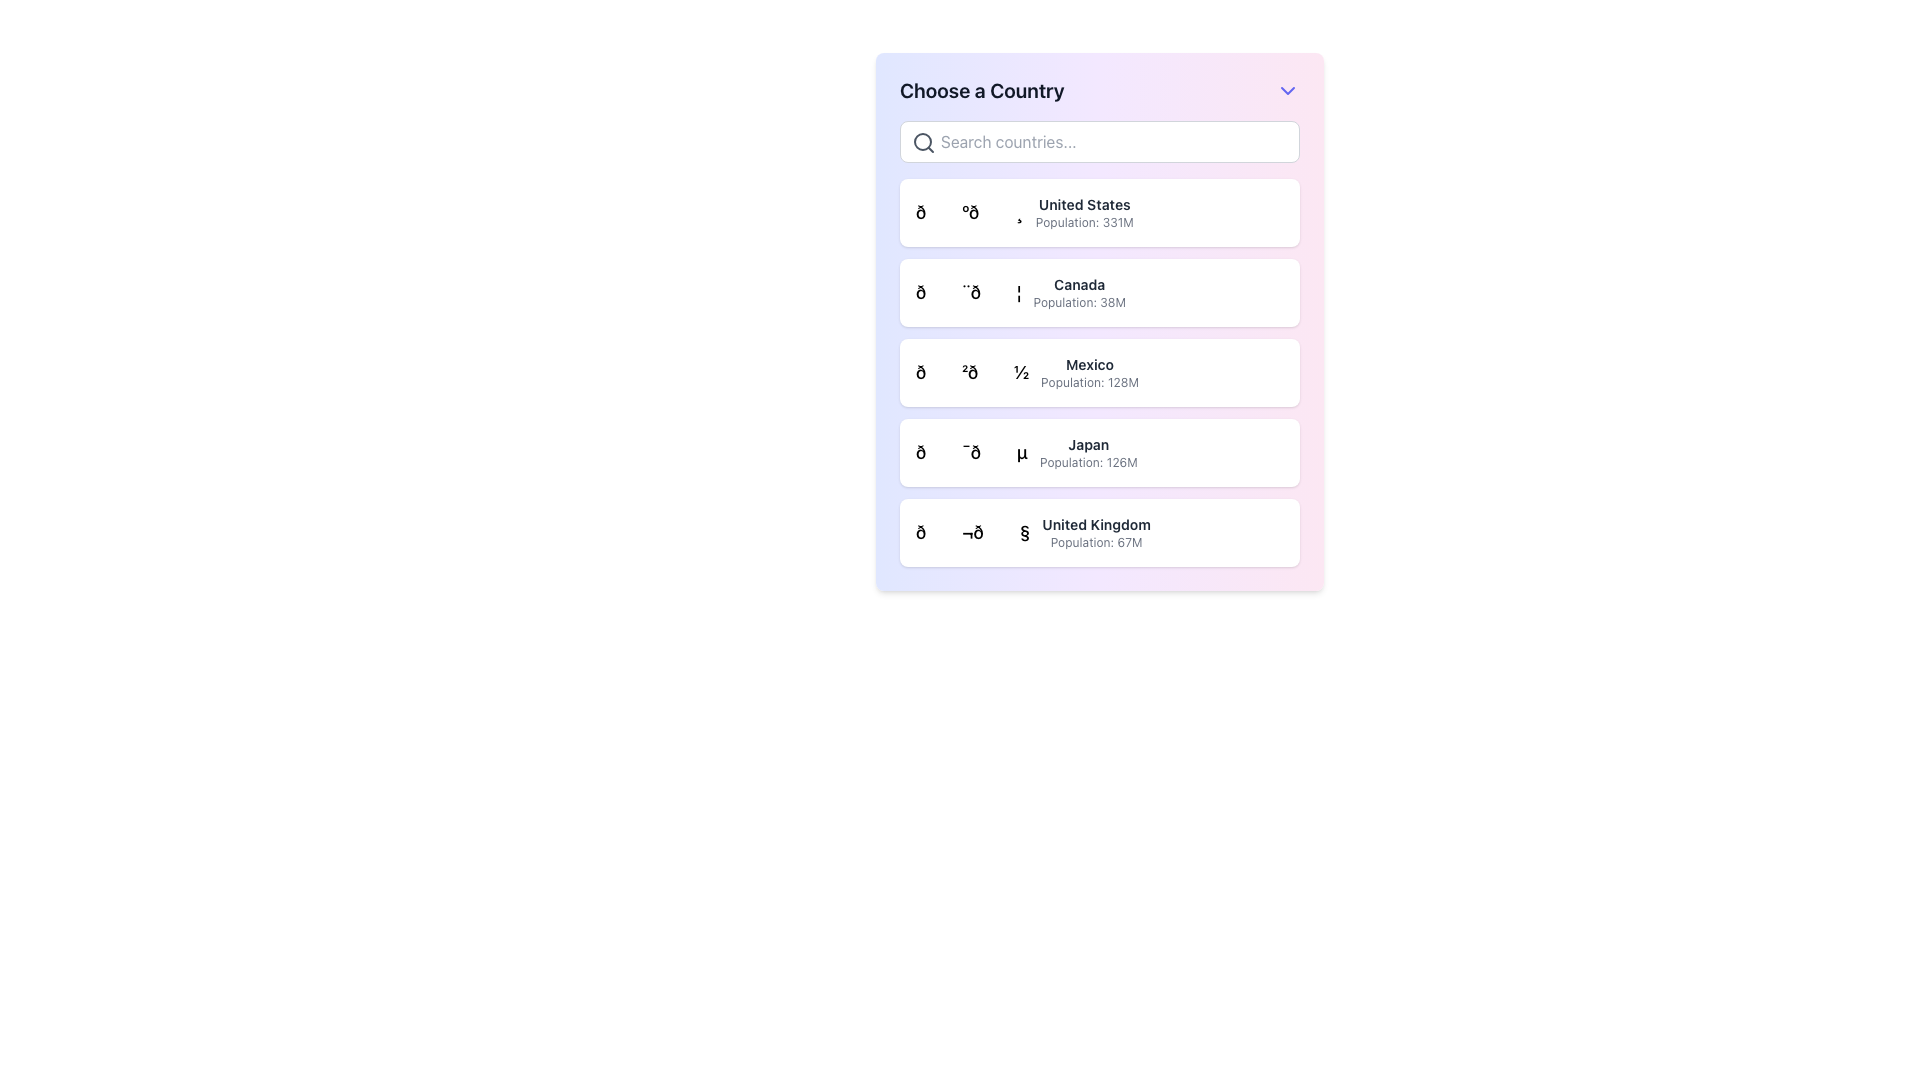 Image resolution: width=1920 pixels, height=1080 pixels. I want to click on the text label displaying 'Mexico', which is bold and dark gray, located in the third row of a list of countries between 'Canada' and 'Japan', so click(1088, 365).